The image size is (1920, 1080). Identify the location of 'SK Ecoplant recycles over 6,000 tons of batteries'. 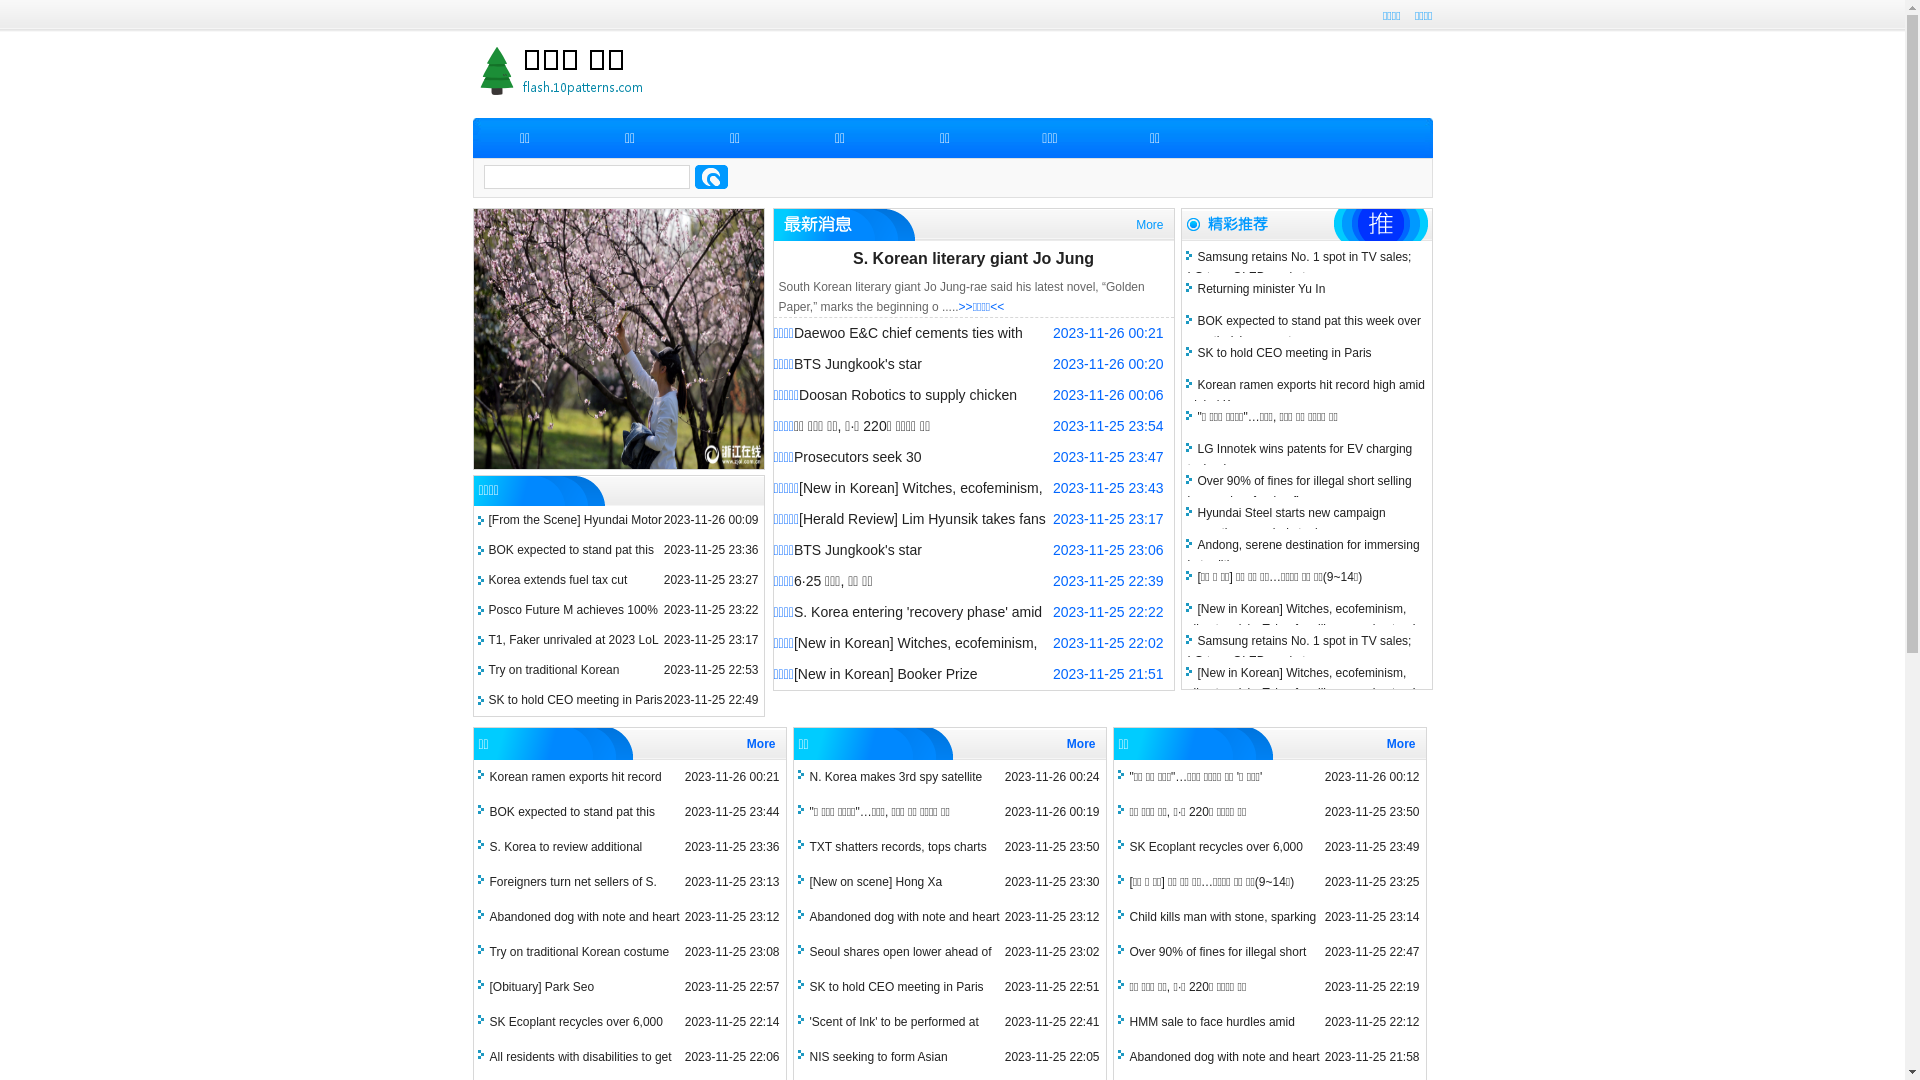
(480, 1033).